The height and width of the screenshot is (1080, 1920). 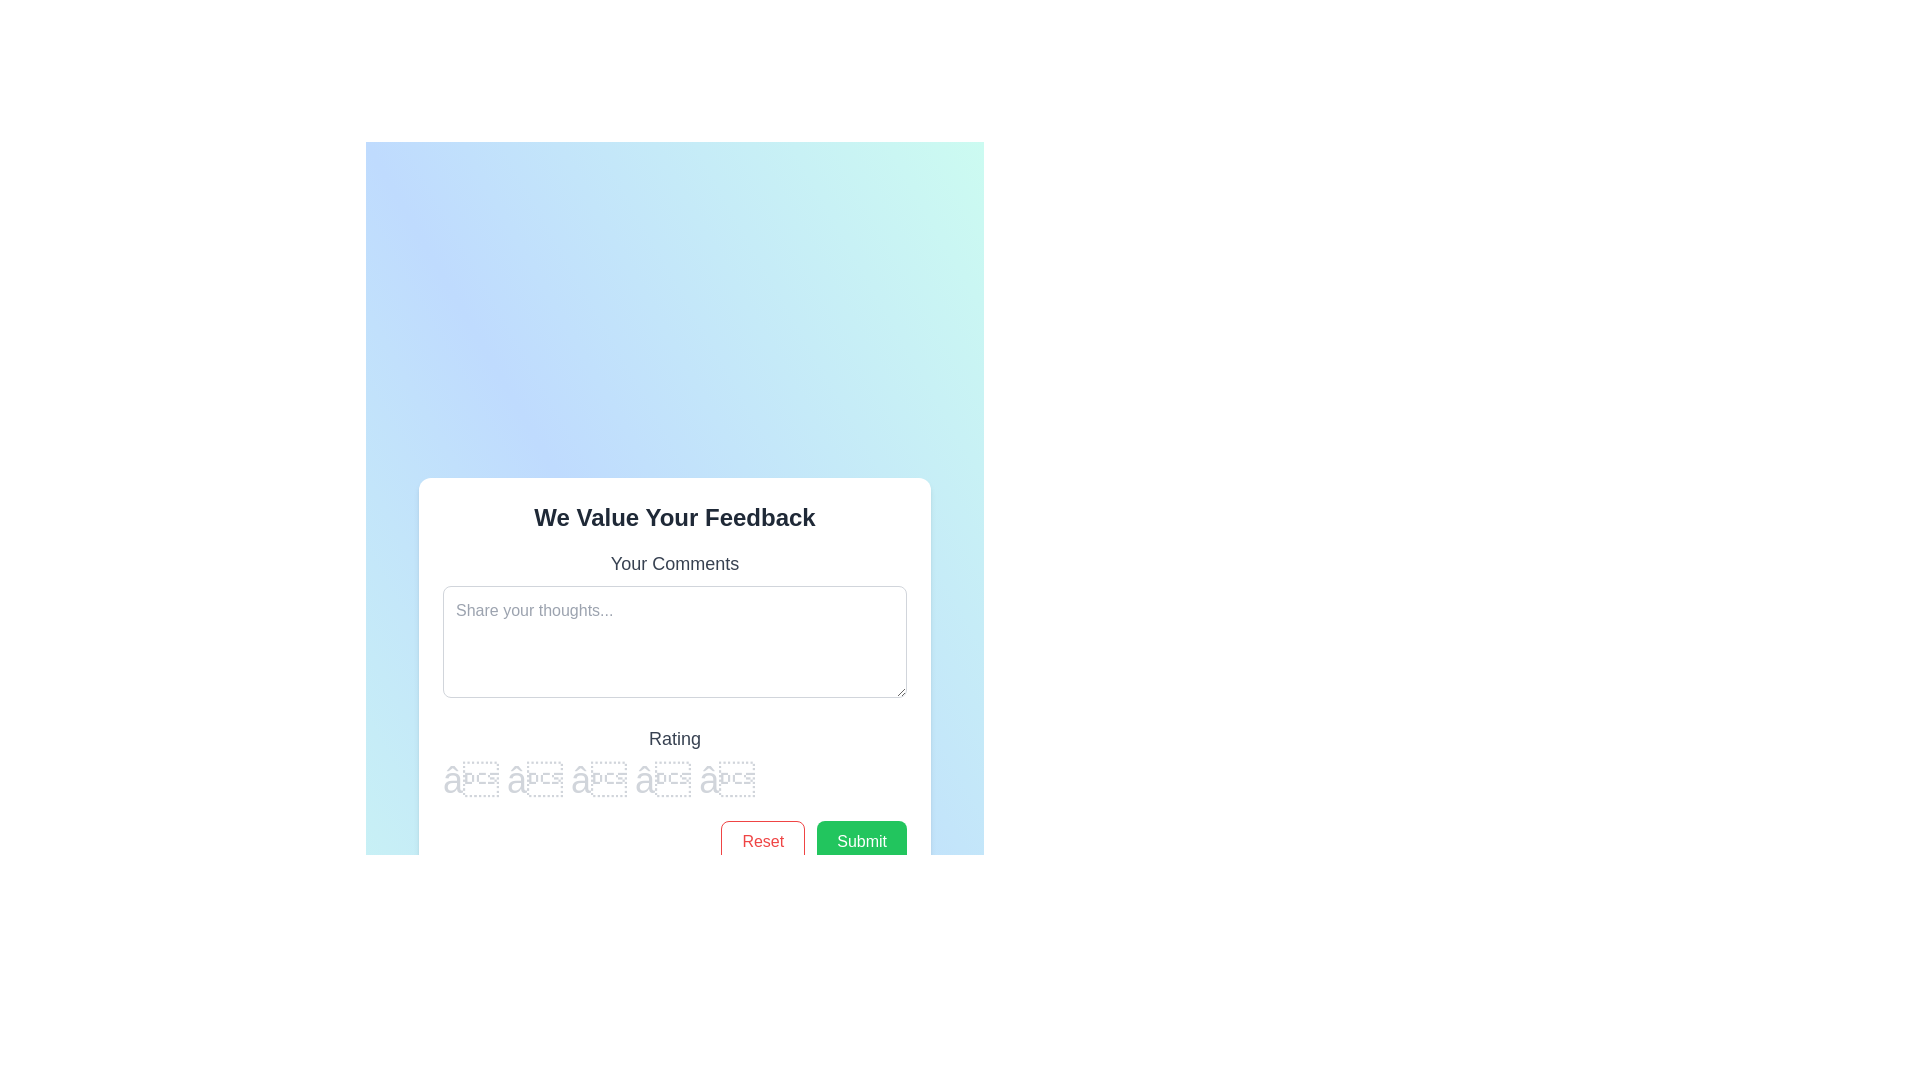 I want to click on the Star rating widget located below the 'Rating' text label in the feedback form, so click(x=675, y=778).